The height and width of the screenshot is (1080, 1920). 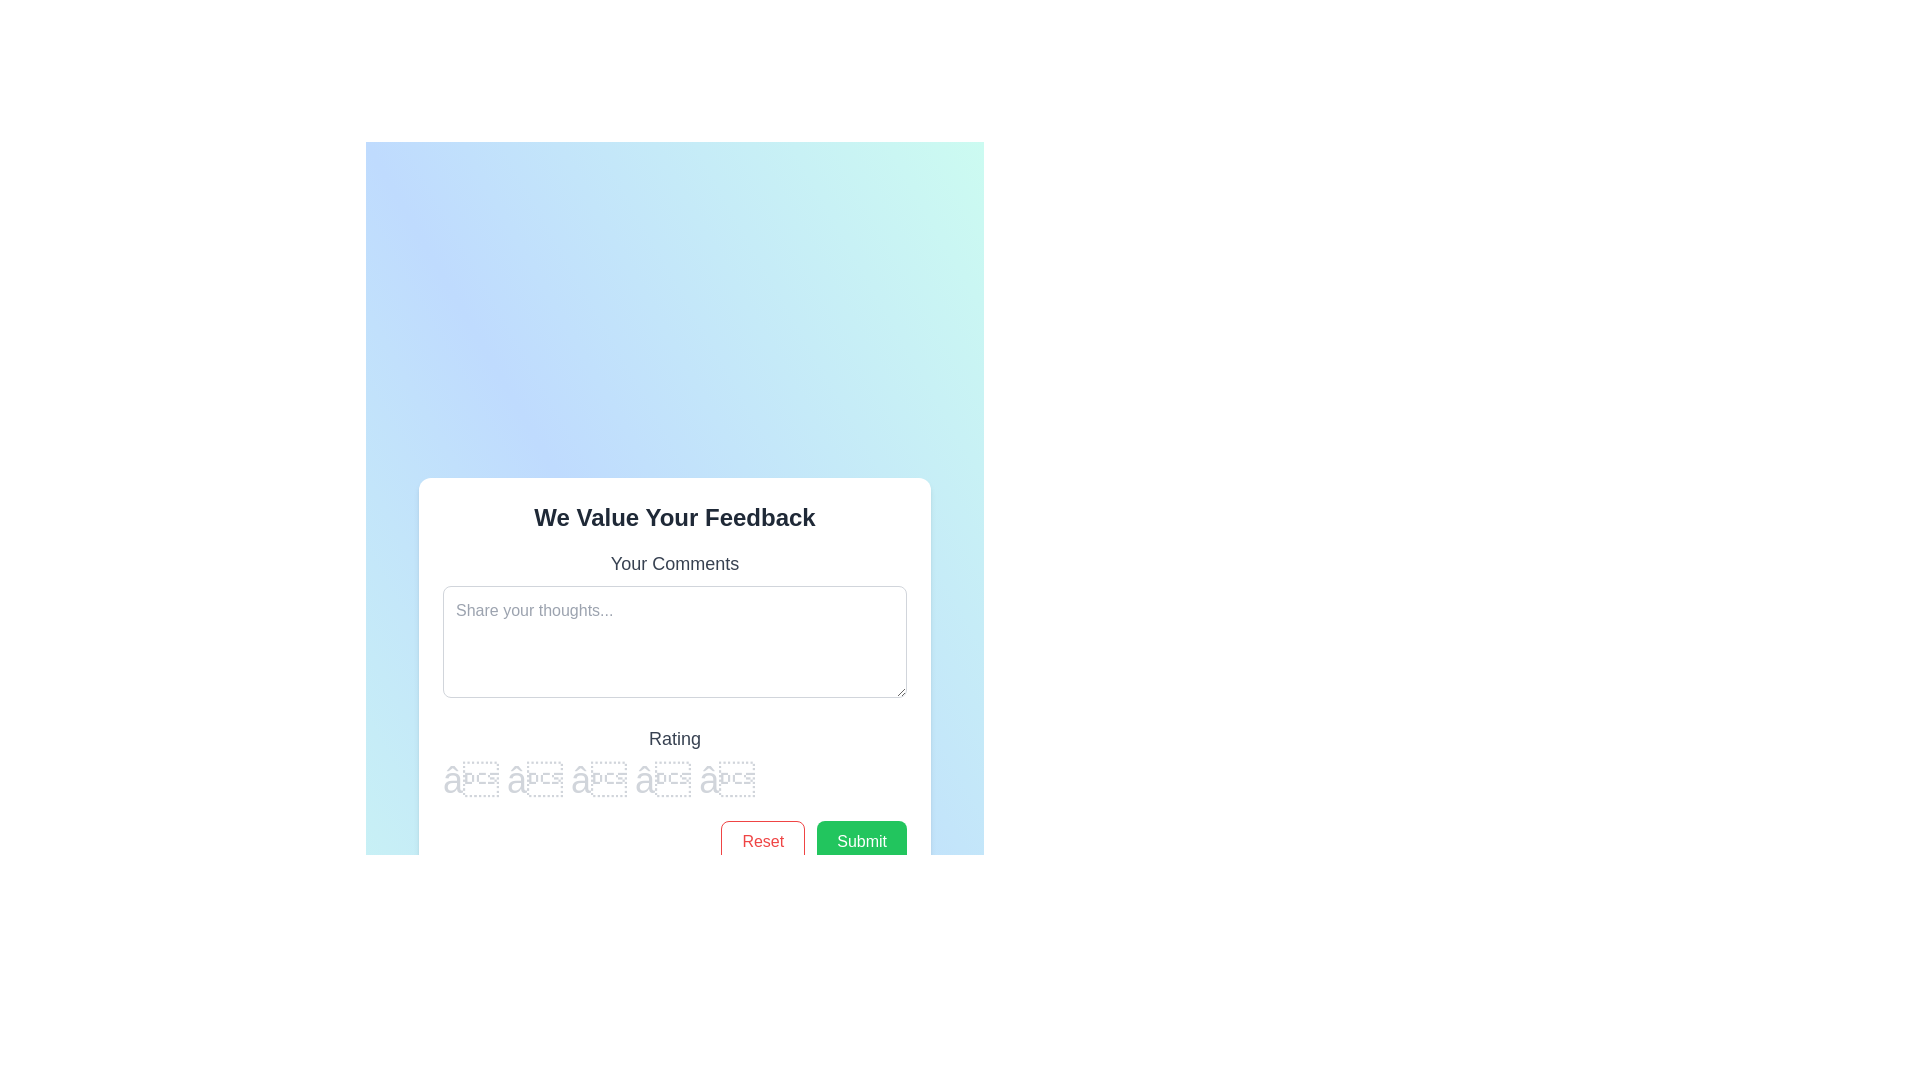 I want to click on the Star rating widget located below the 'Rating' text label in the feedback form, so click(x=675, y=778).